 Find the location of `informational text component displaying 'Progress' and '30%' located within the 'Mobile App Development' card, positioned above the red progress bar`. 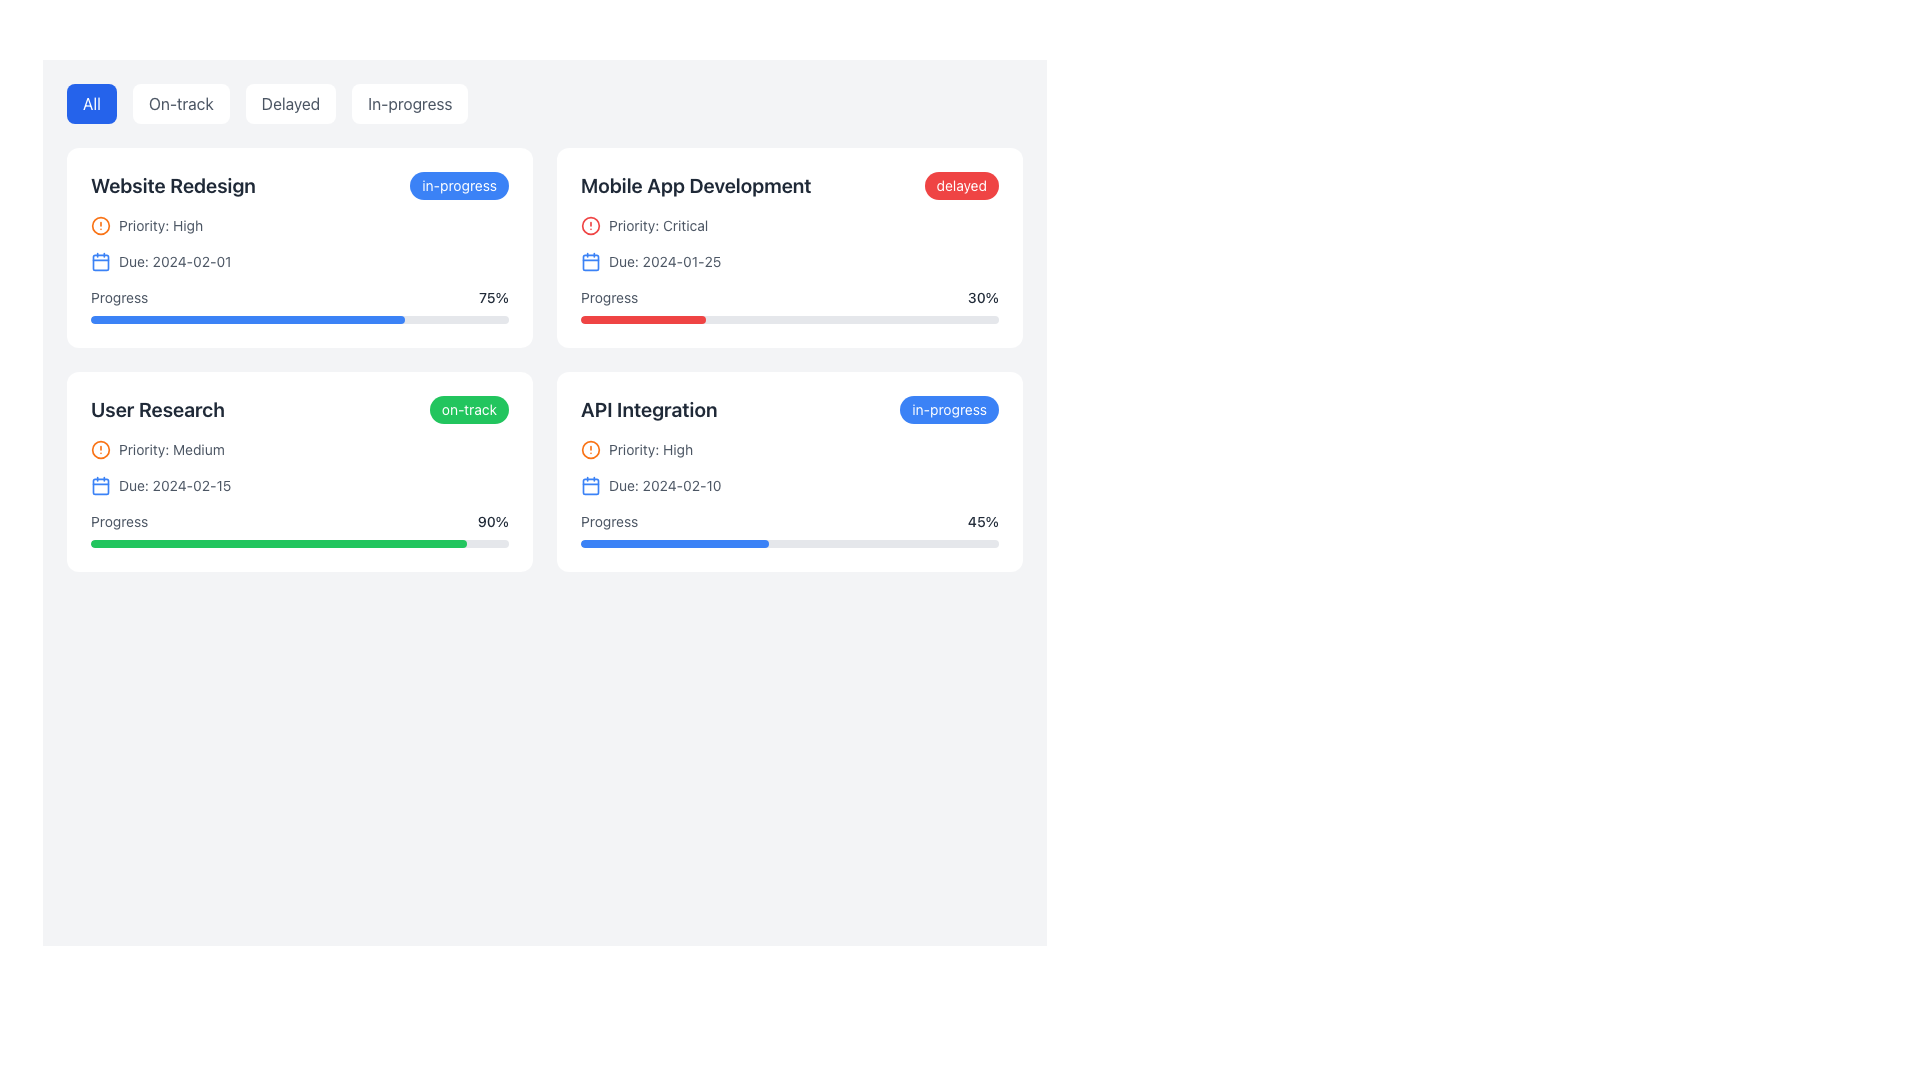

informational text component displaying 'Progress' and '30%' located within the 'Mobile App Development' card, positioned above the red progress bar is located at coordinates (789, 297).